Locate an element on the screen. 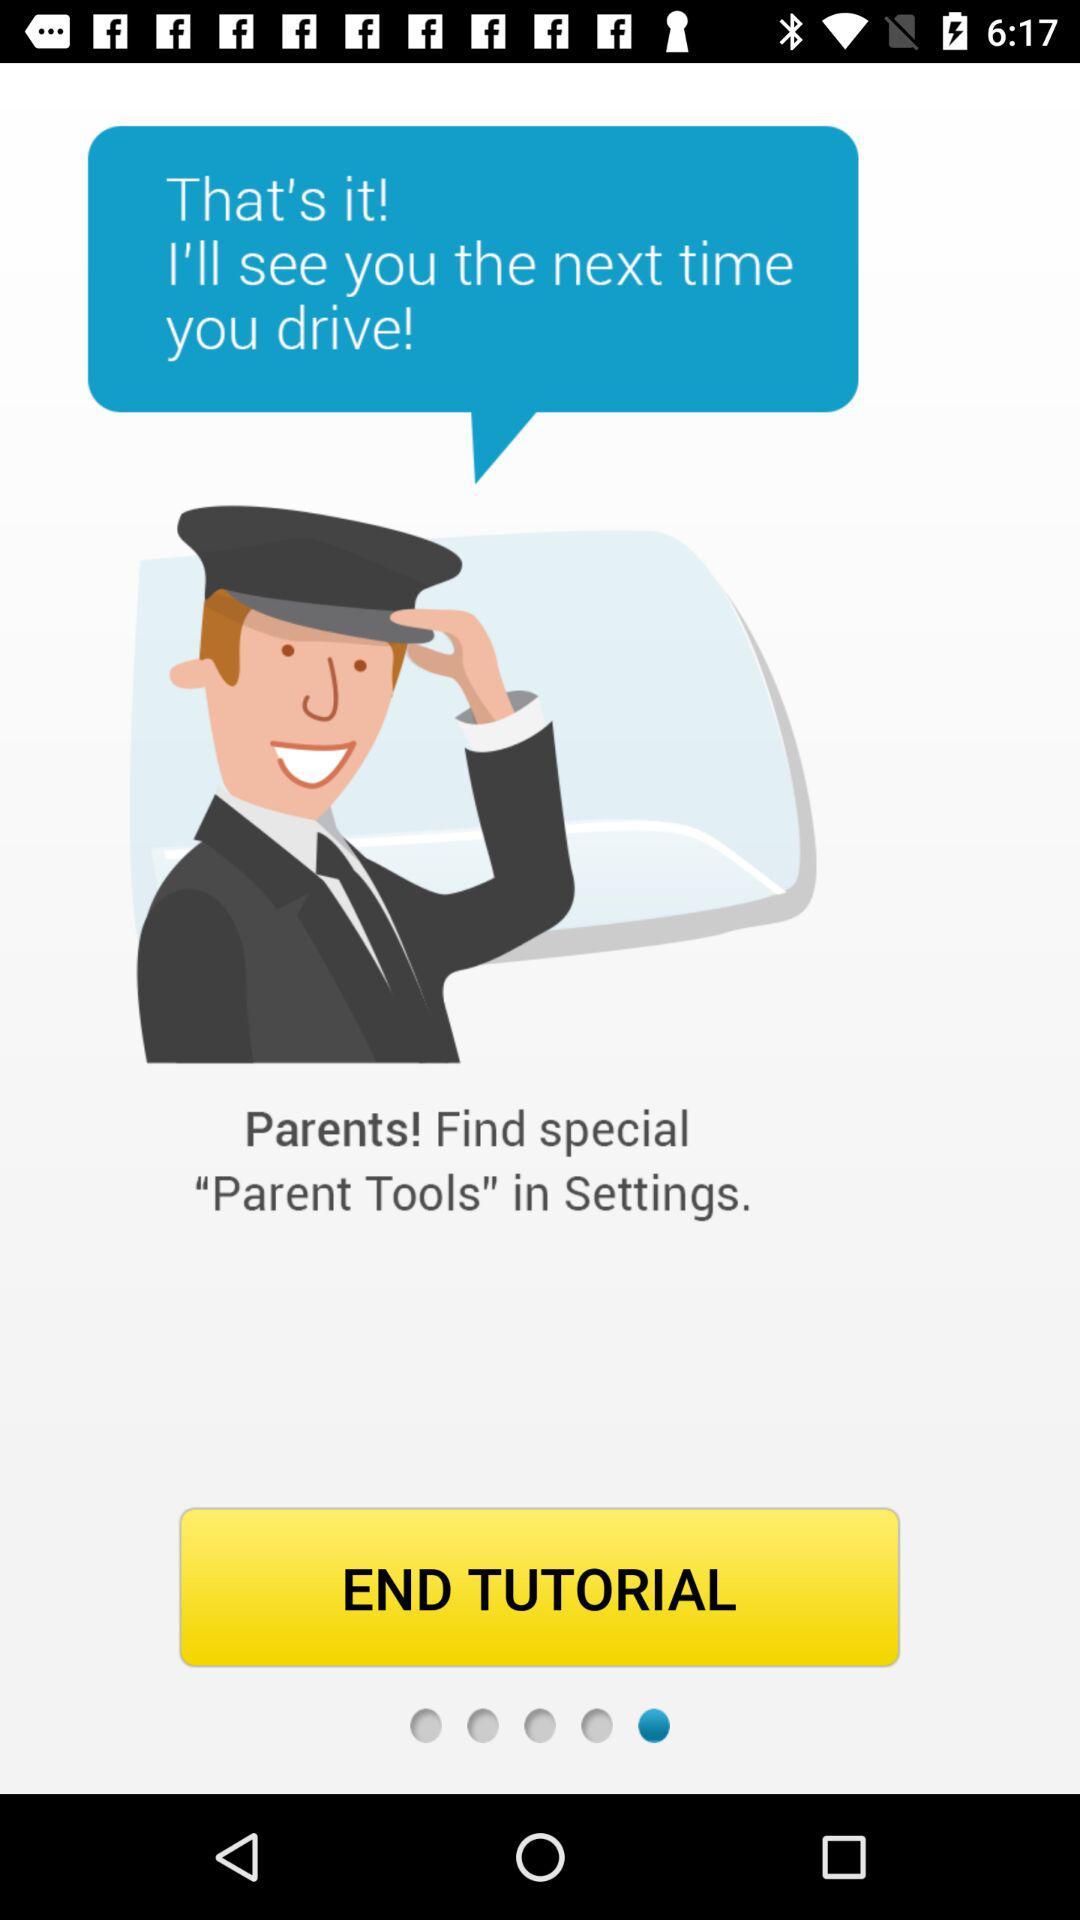 The height and width of the screenshot is (1920, 1080). last page marker is located at coordinates (654, 1724).